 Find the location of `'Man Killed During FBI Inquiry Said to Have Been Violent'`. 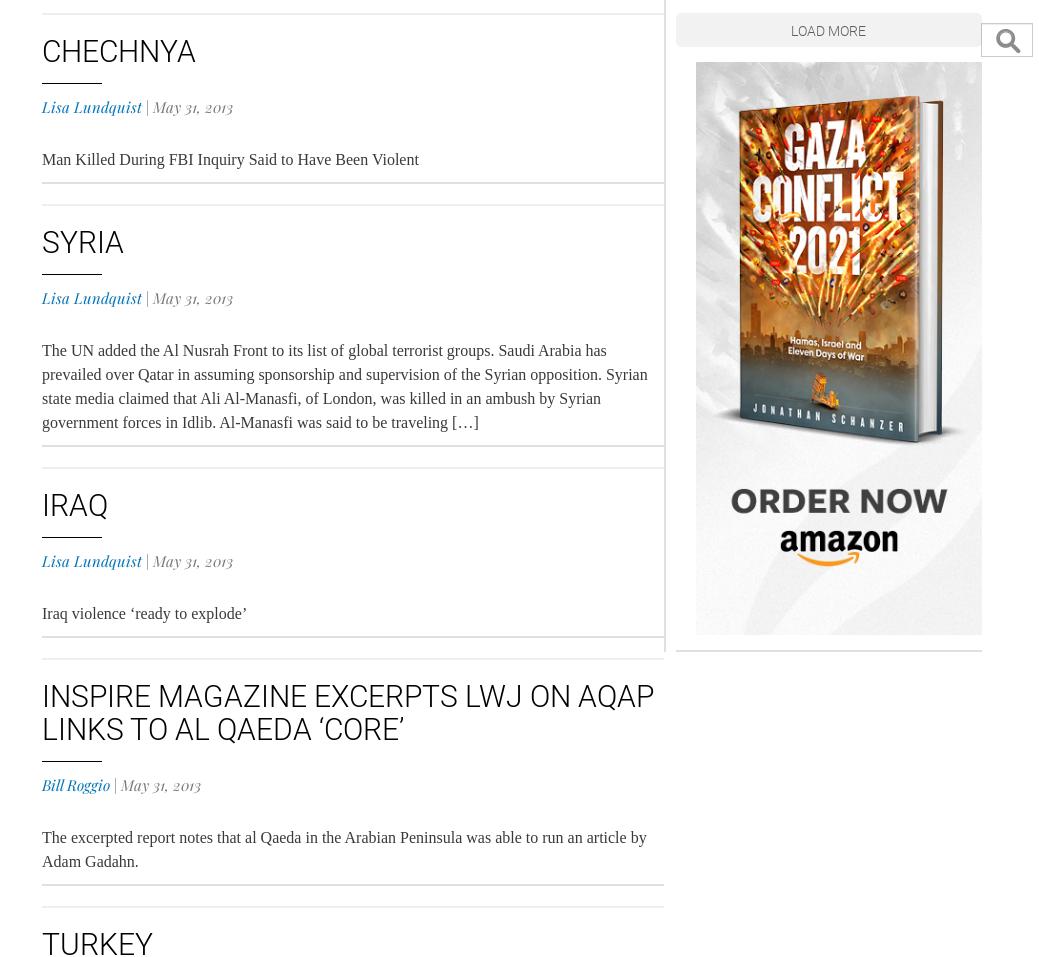

'Man Killed During FBI Inquiry Said to Have Been Violent' is located at coordinates (230, 159).